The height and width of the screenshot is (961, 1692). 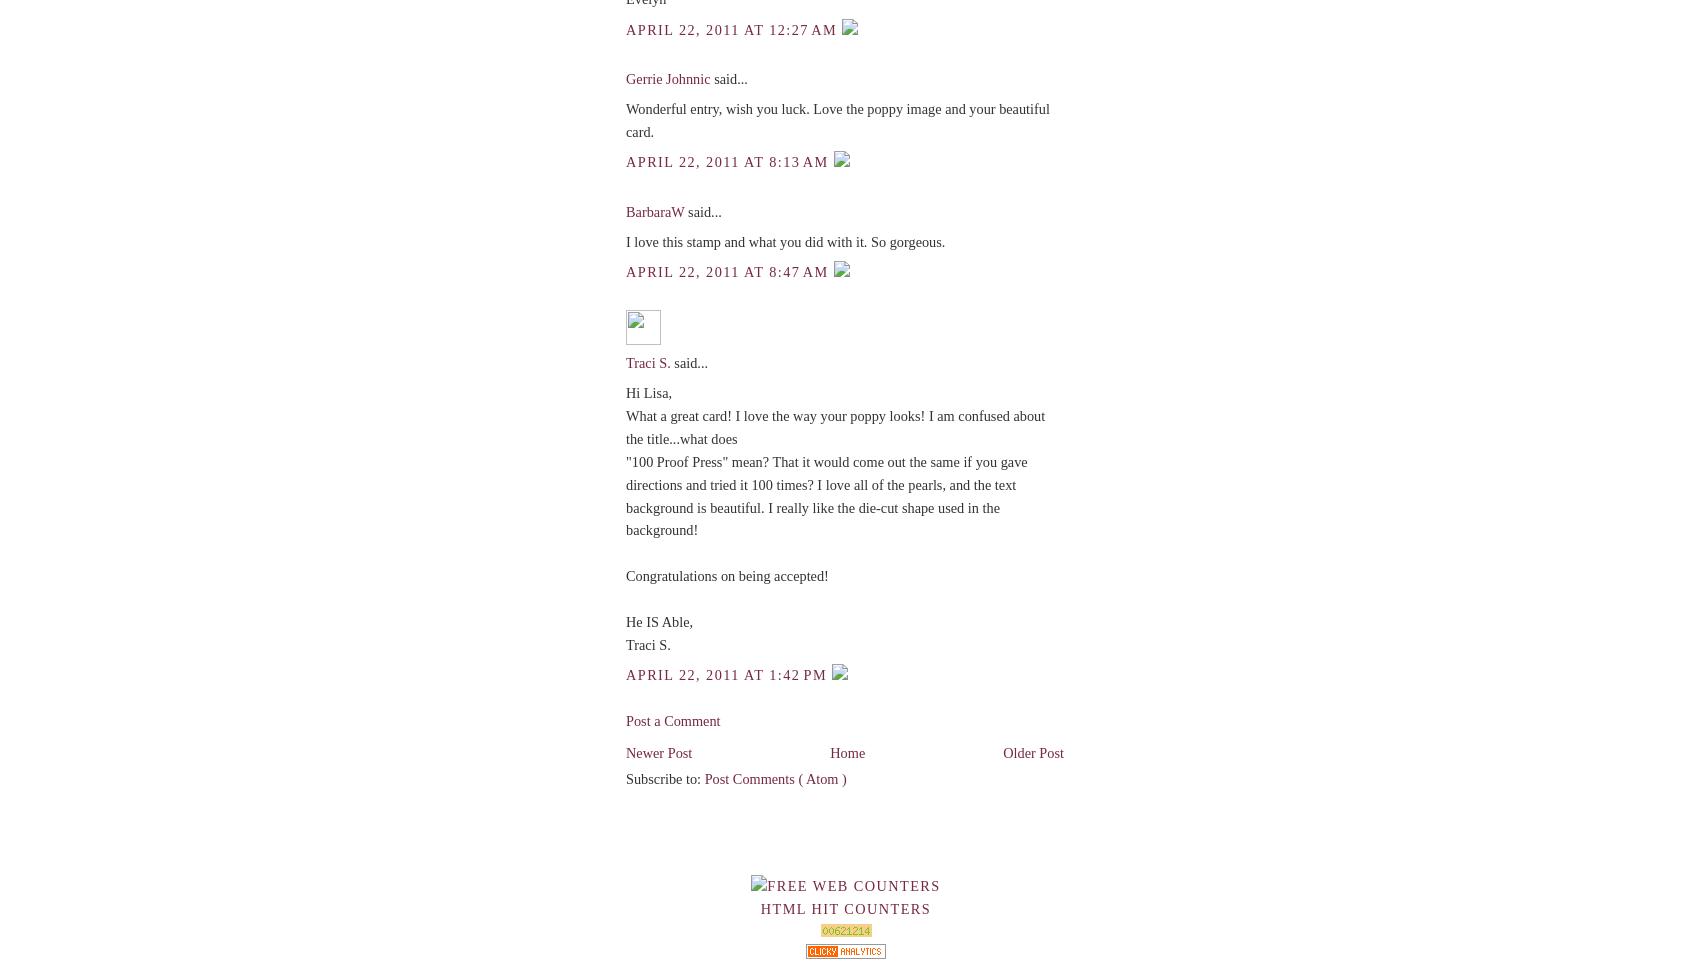 What do you see at coordinates (732, 28) in the screenshot?
I see `'April 22, 2011 at 12:27 AM'` at bounding box center [732, 28].